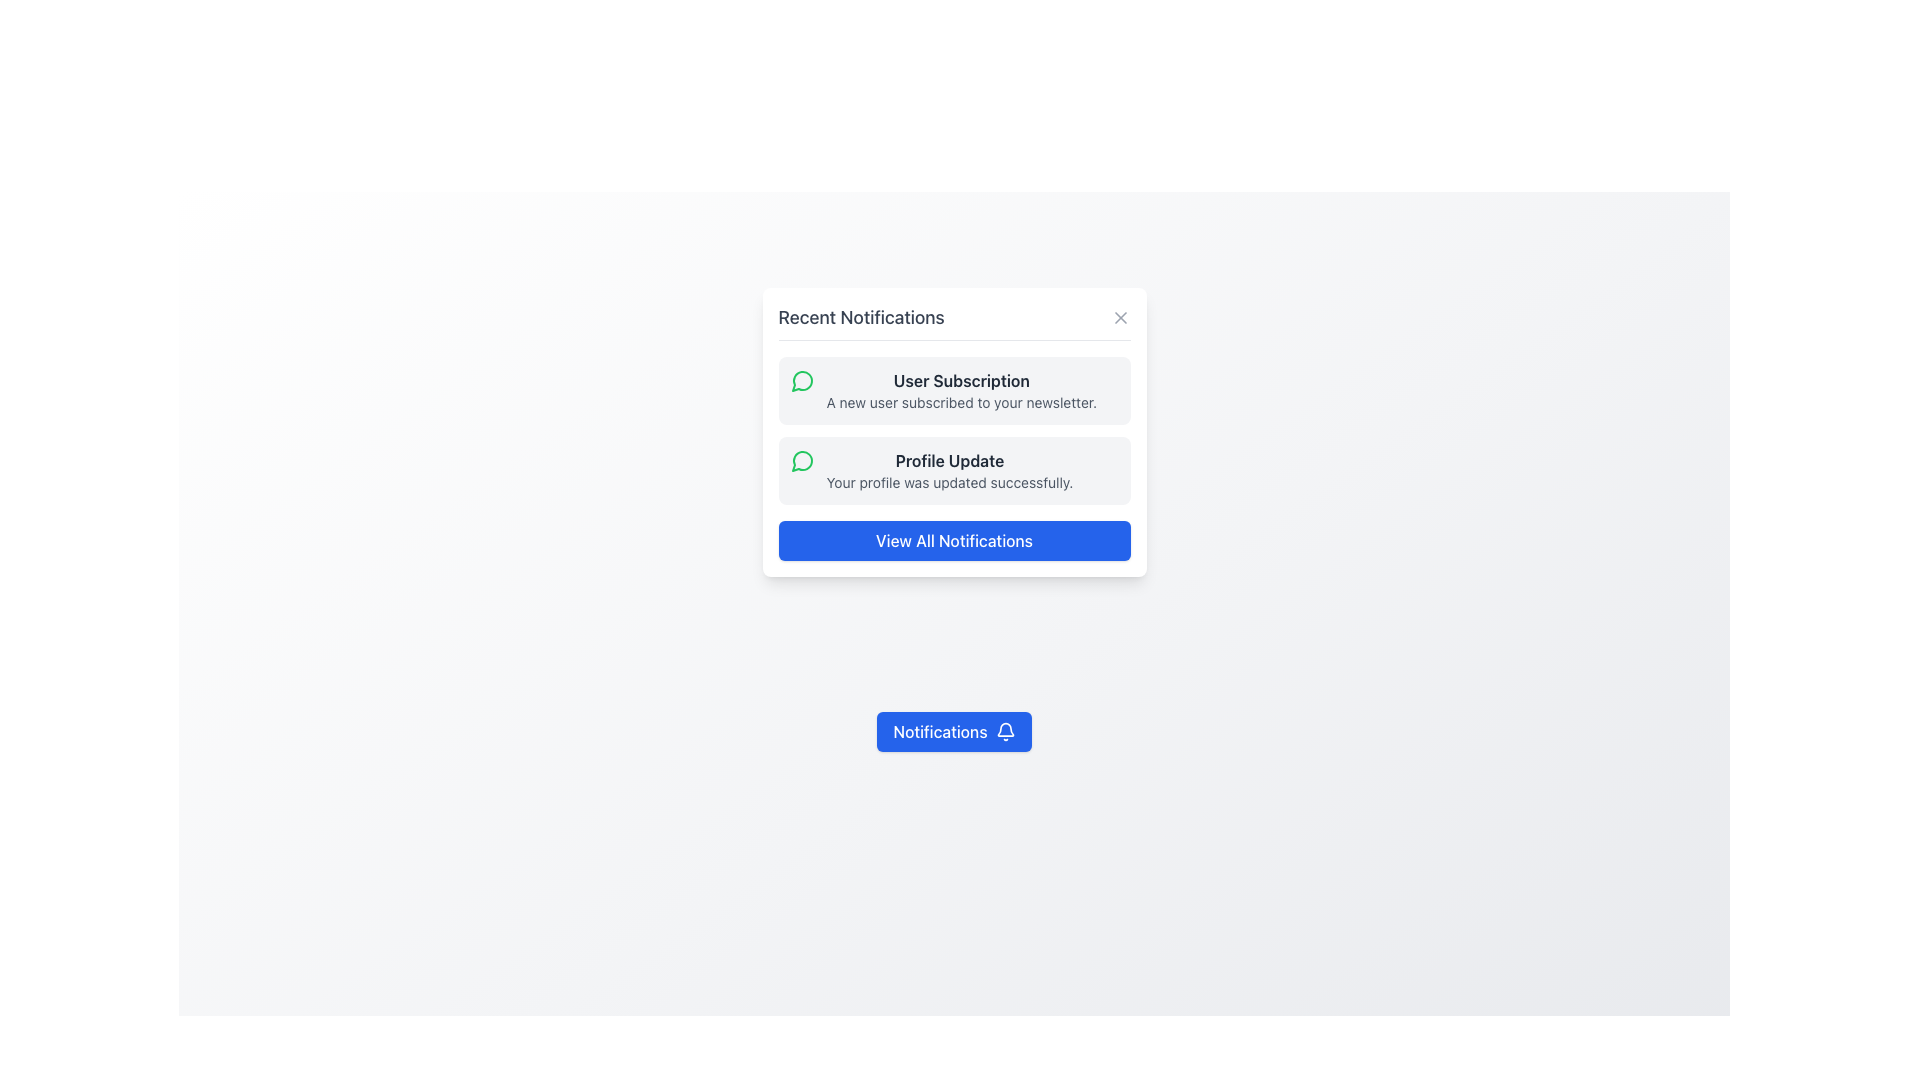 Image resolution: width=1920 pixels, height=1080 pixels. I want to click on the notification panel displaying the message 'Profile Update' which indicates a successful operation, located below 'User Subscription' and above 'View All Notifications', so click(953, 470).